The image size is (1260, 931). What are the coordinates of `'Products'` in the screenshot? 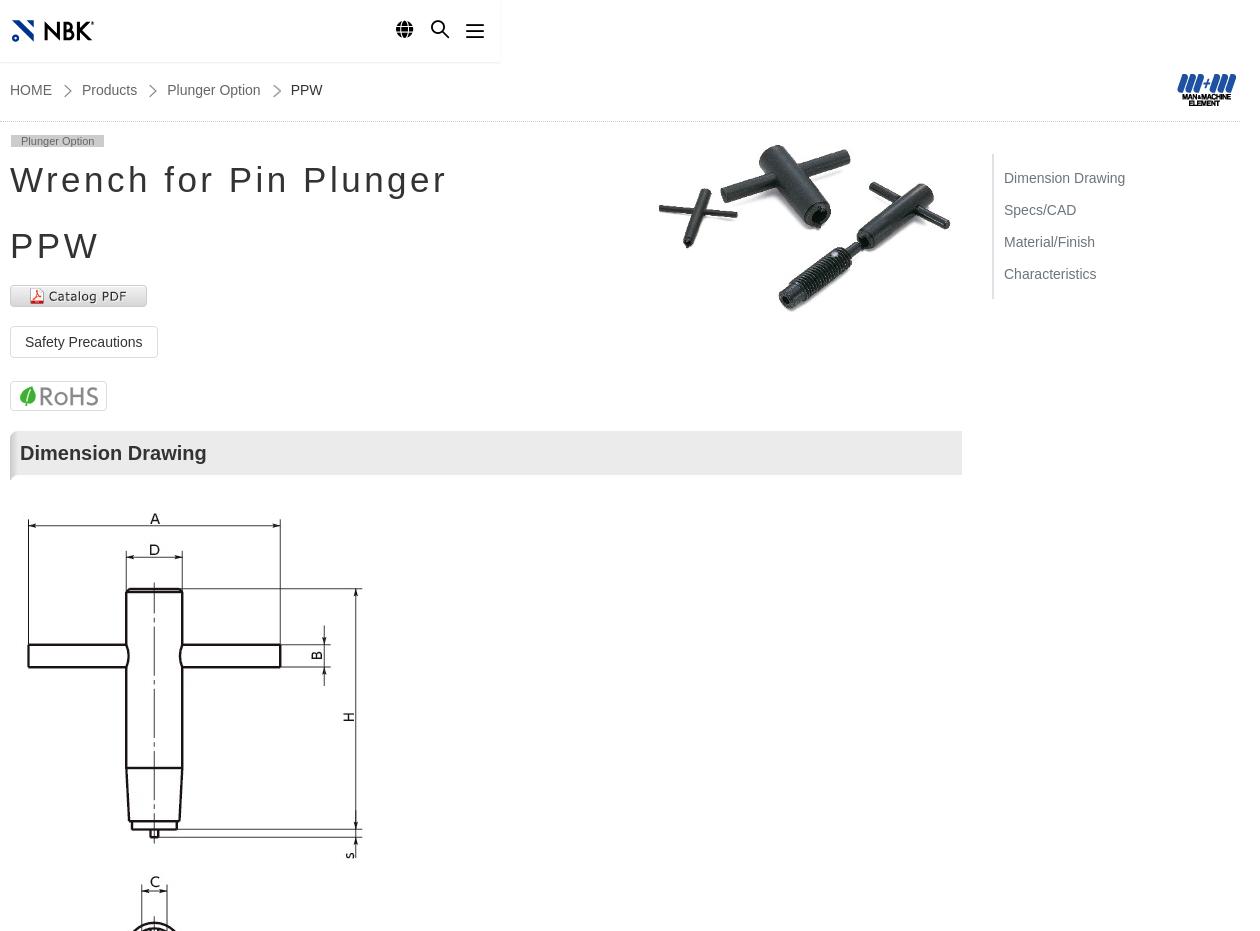 It's located at (109, 90).